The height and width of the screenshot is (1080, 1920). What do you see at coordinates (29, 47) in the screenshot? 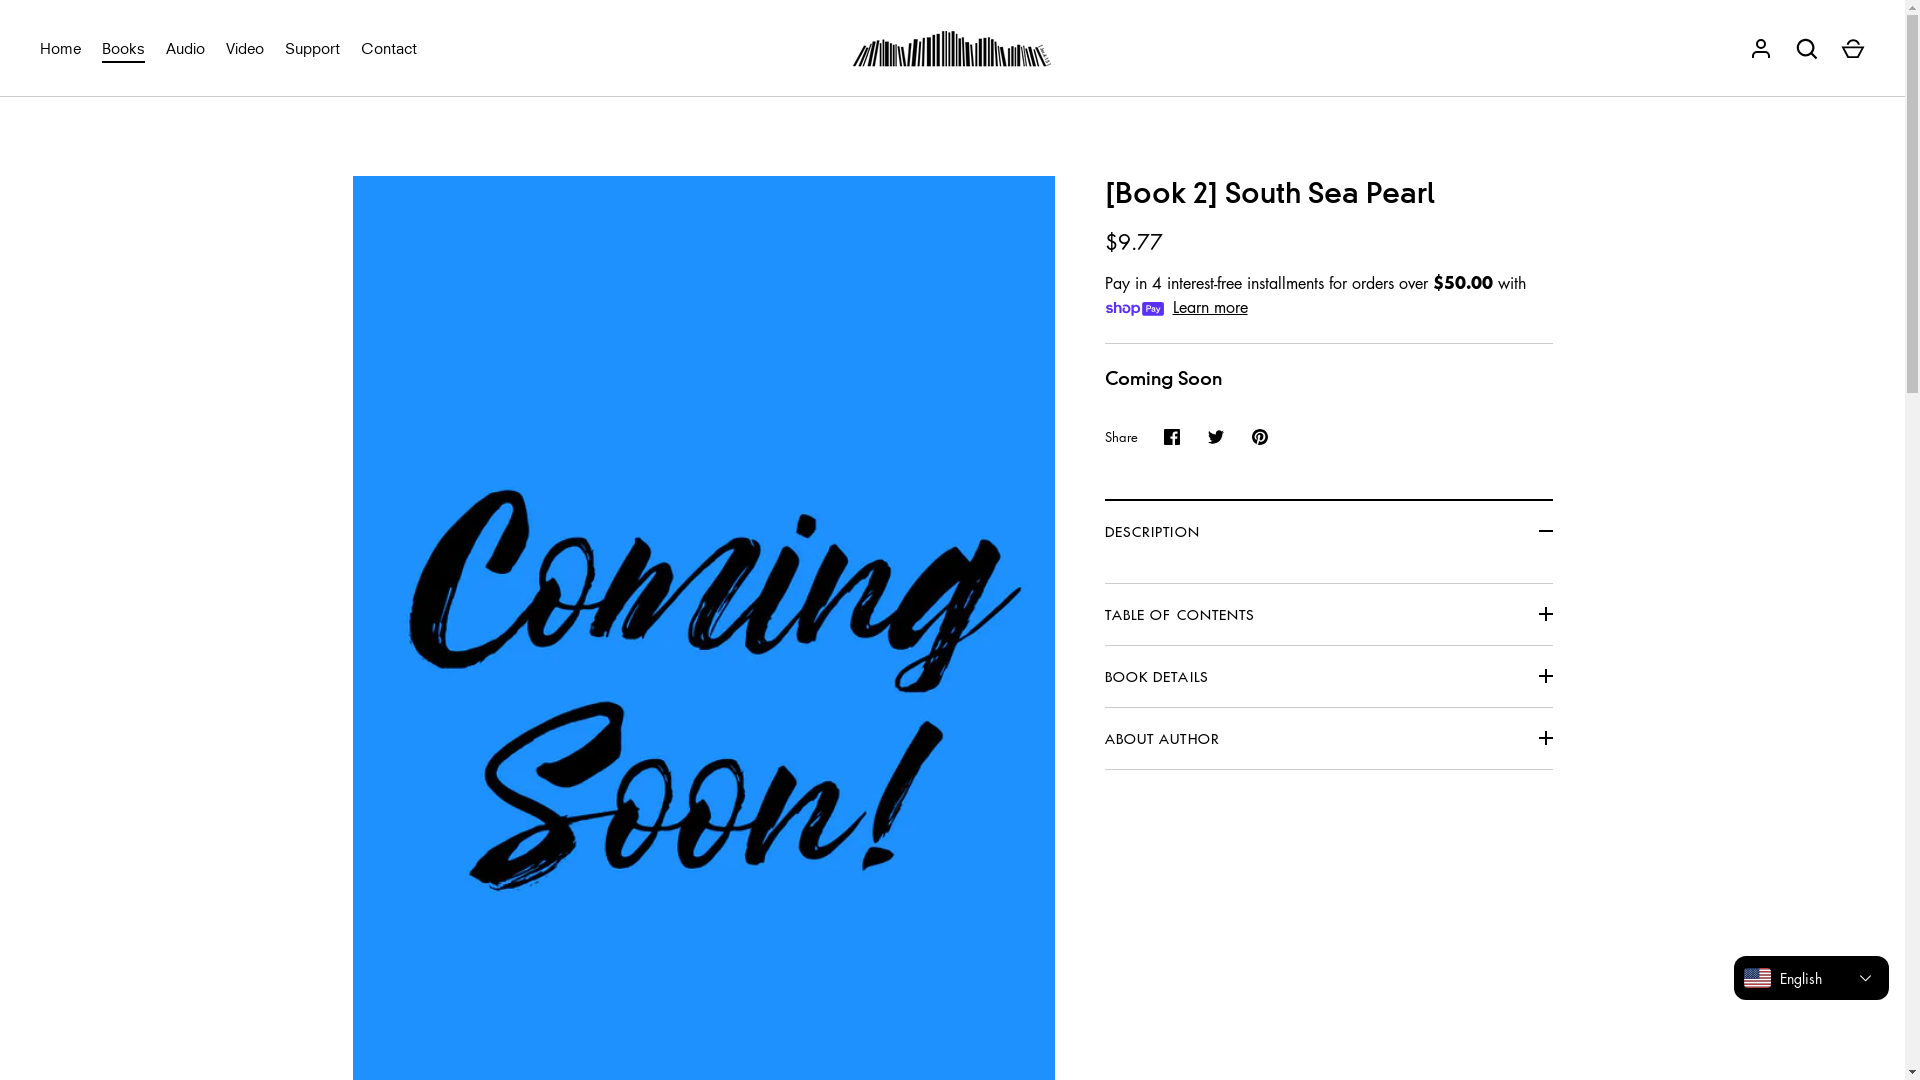
I see `'Home'` at bounding box center [29, 47].